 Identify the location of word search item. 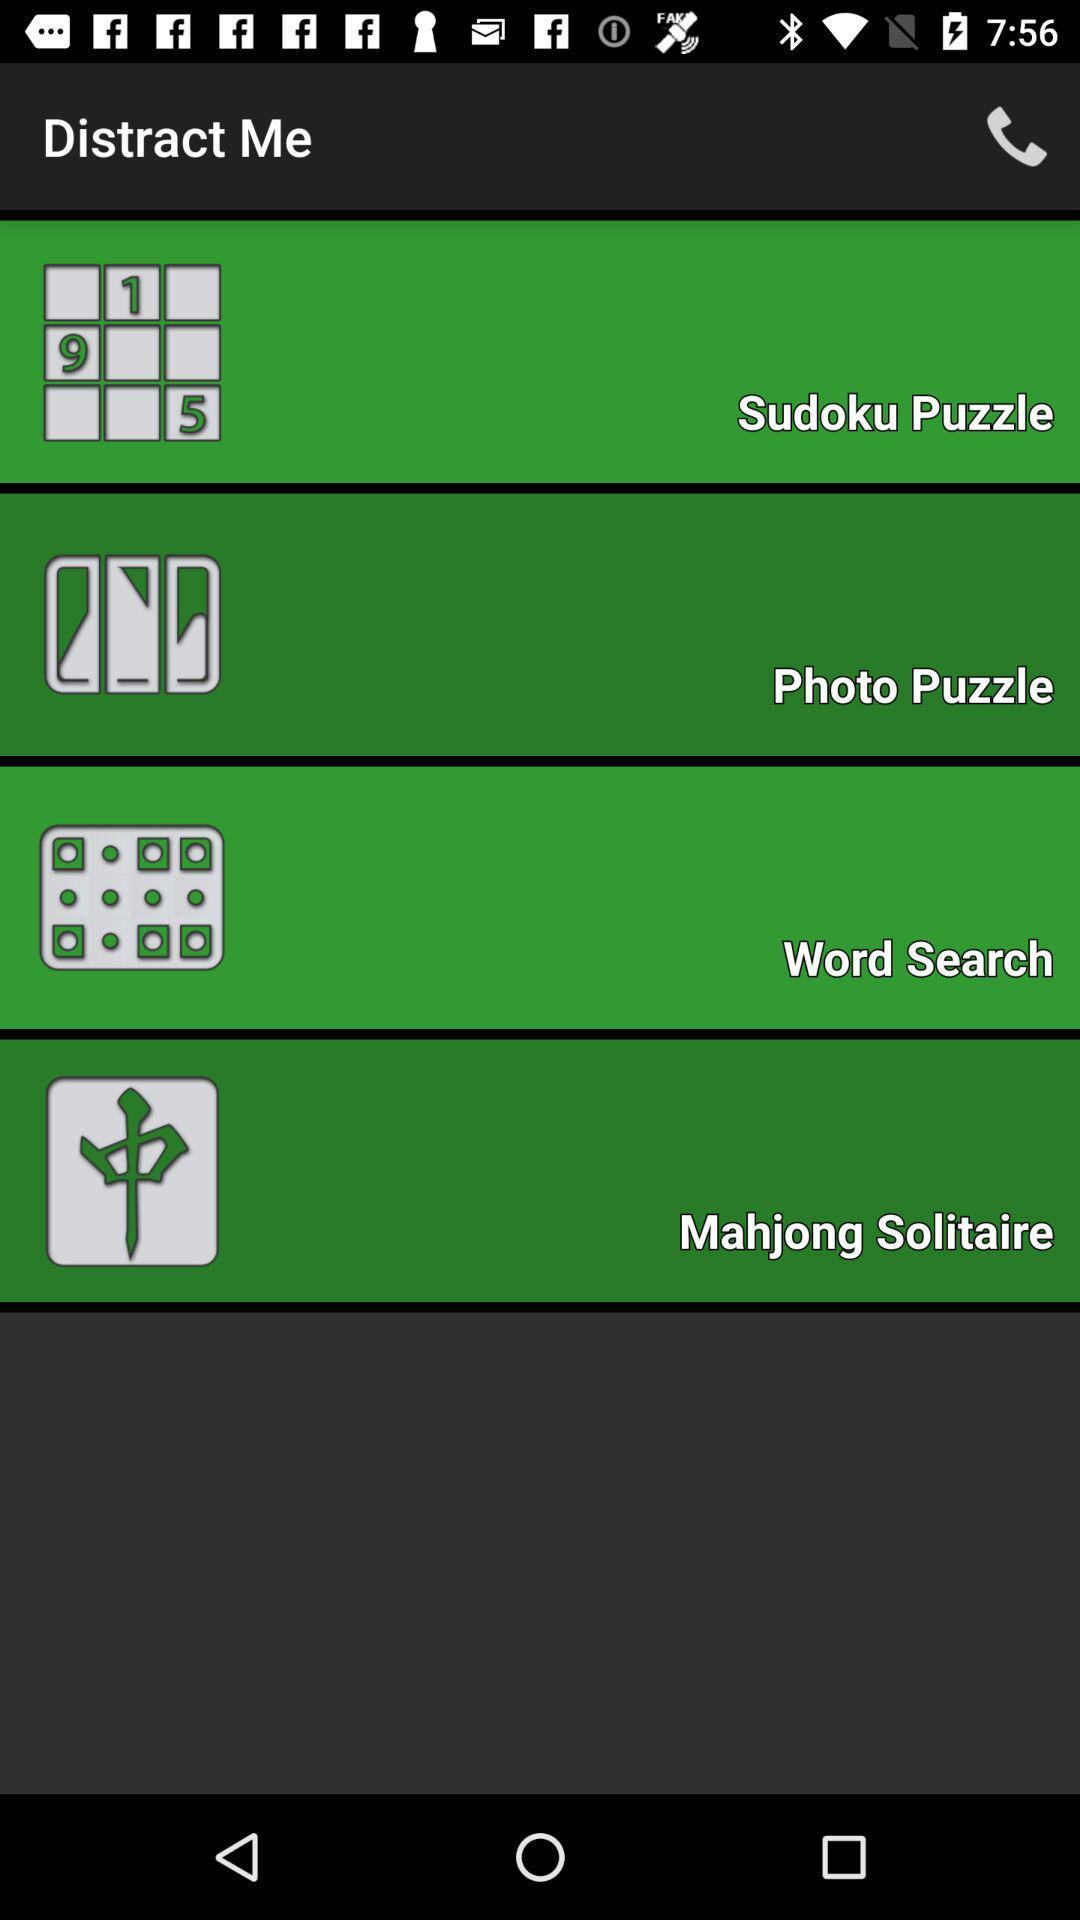
(928, 964).